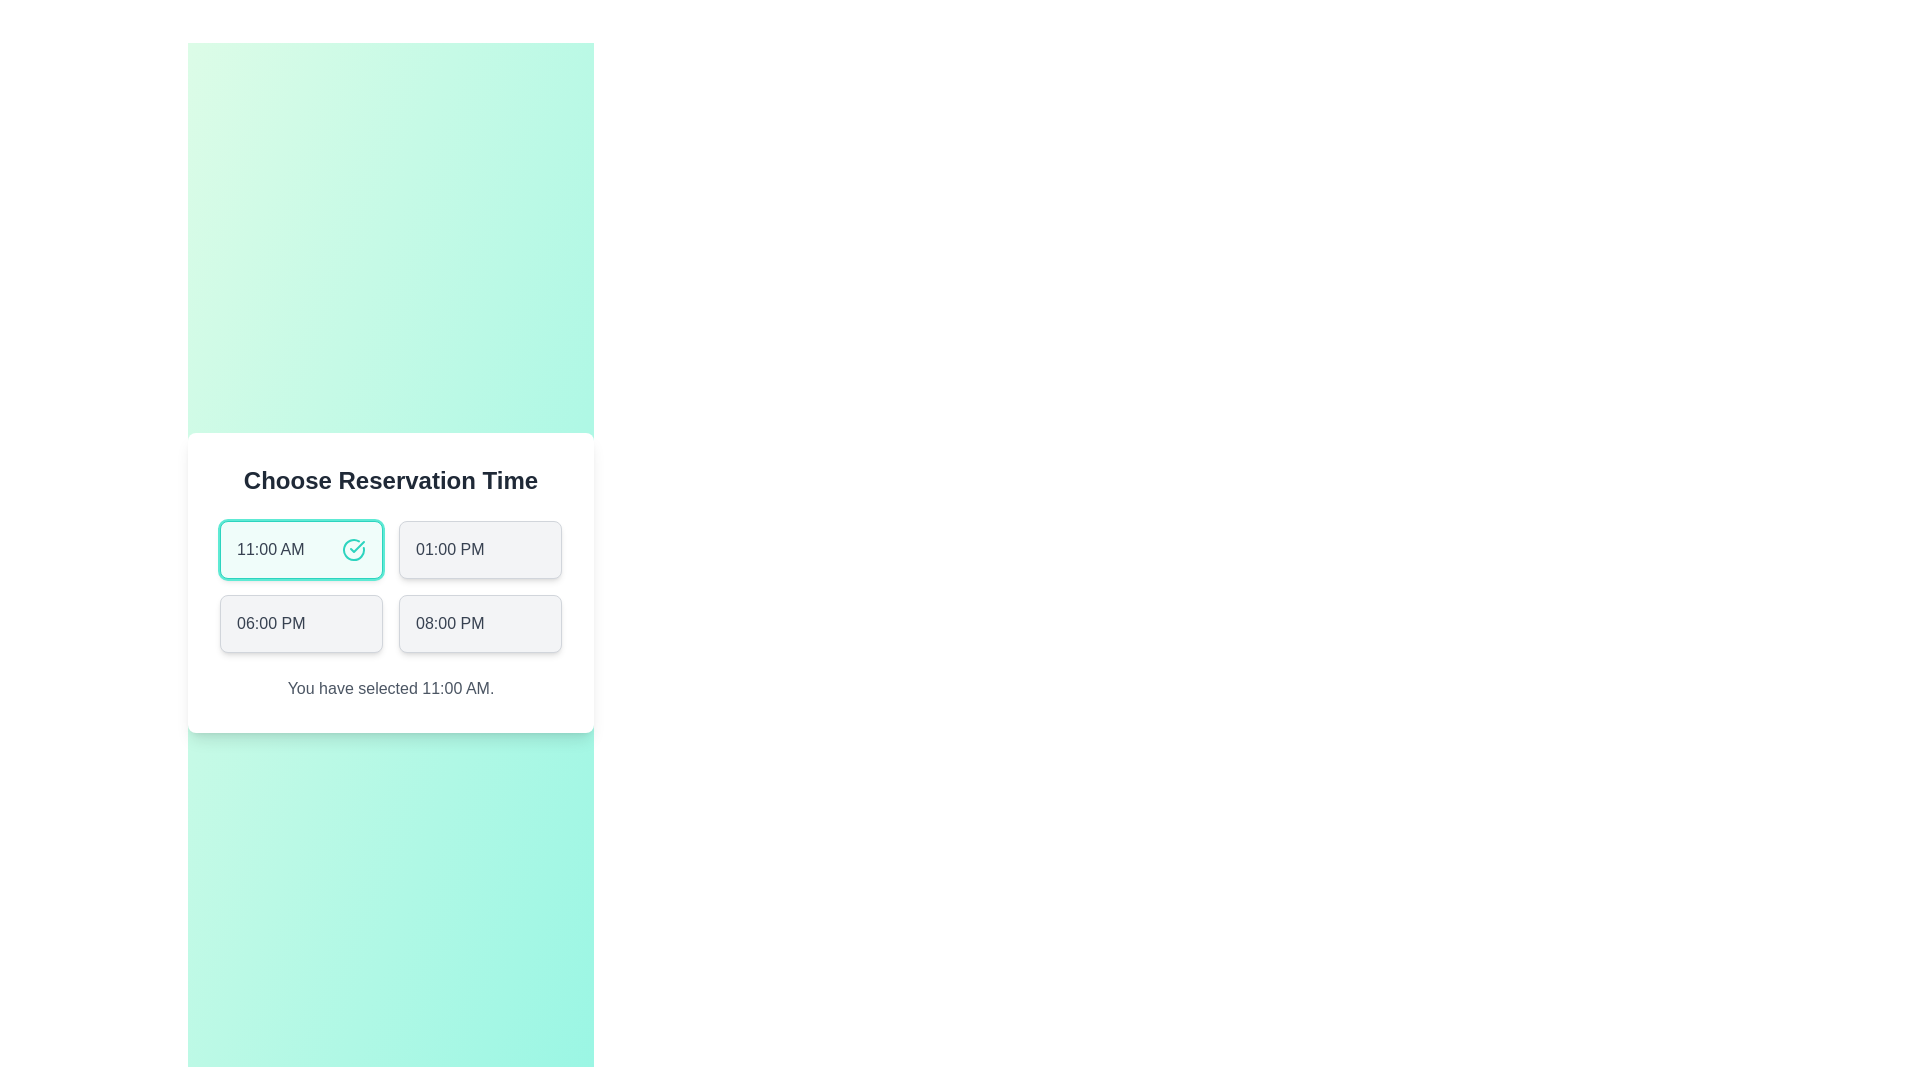 The width and height of the screenshot is (1920, 1080). What do you see at coordinates (390, 582) in the screenshot?
I see `the Interactive button grid for selecting a reservation time` at bounding box center [390, 582].